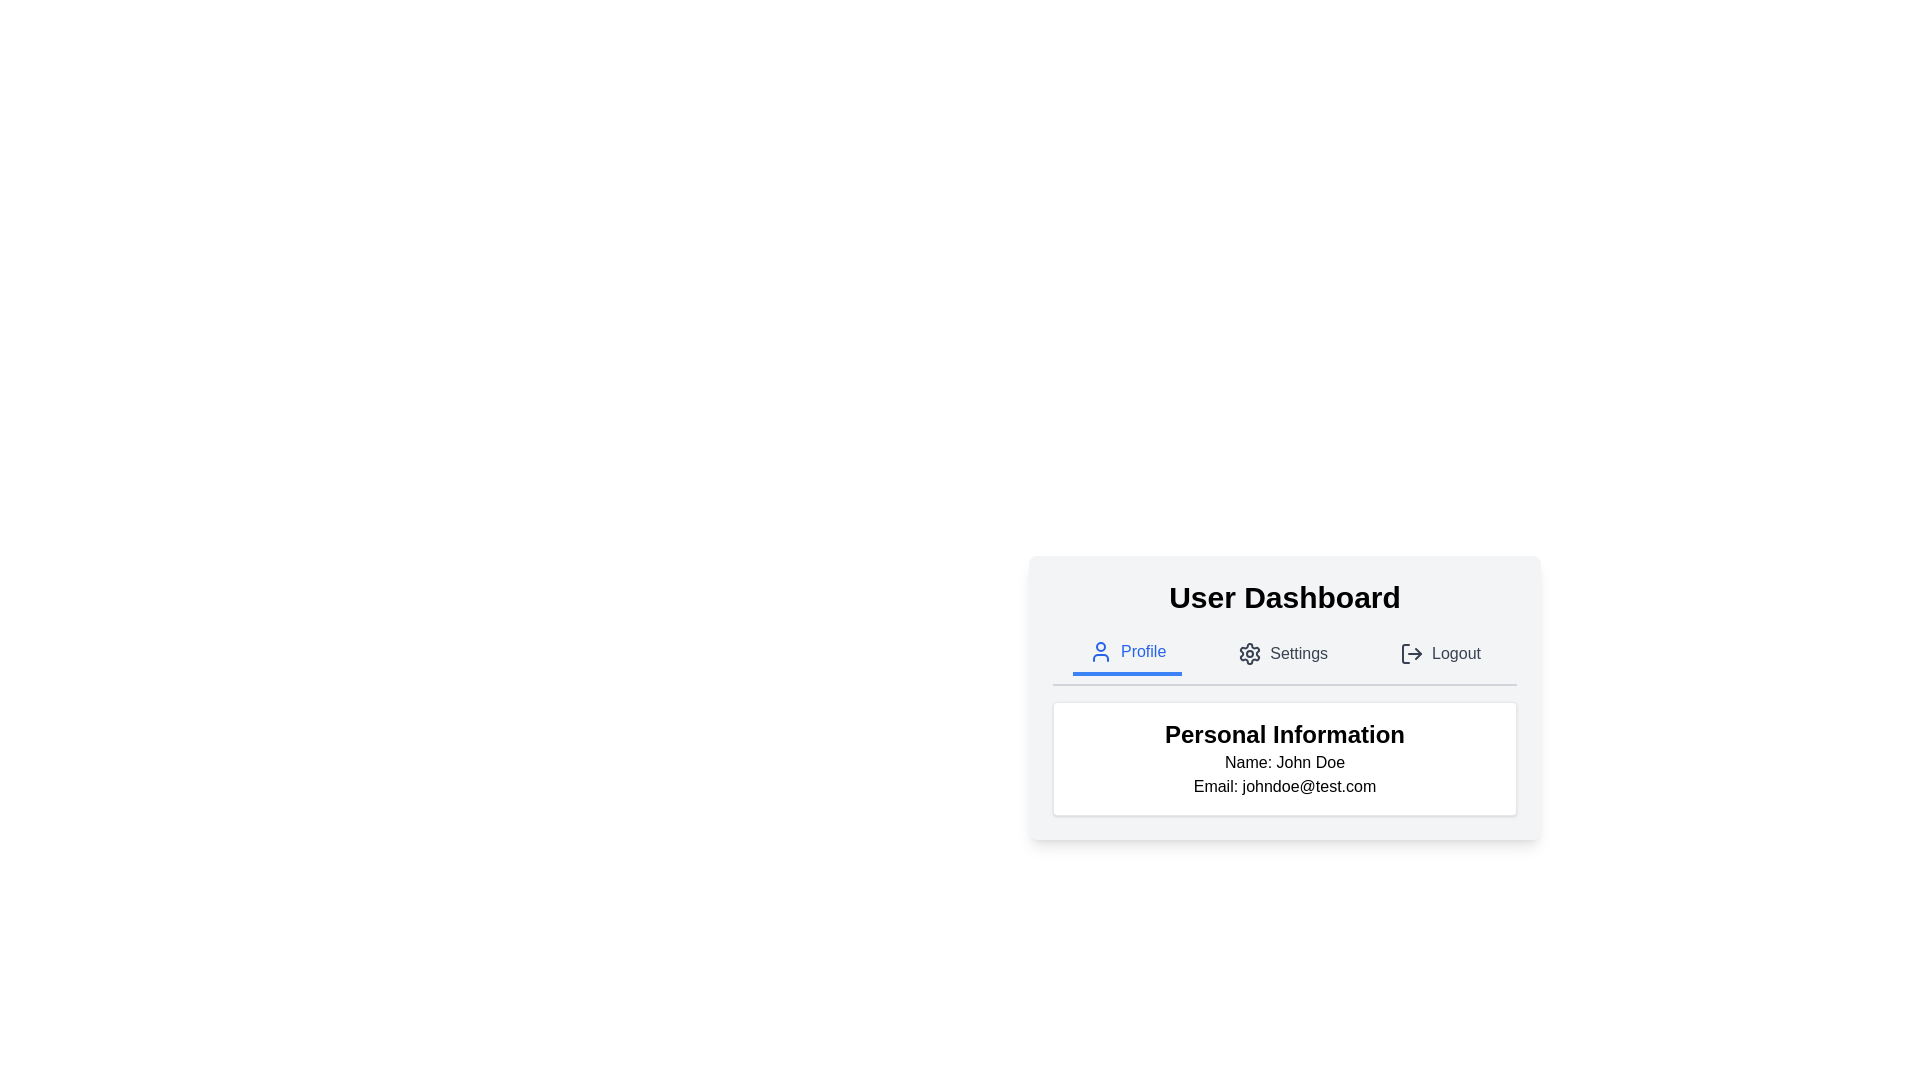 The image size is (1920, 1080). Describe the element at coordinates (1285, 759) in the screenshot. I see `the 'Personal Information' Information Display Block, which features a white background, rounded corners, and contains the title 'Personal Information' along with user details` at that location.